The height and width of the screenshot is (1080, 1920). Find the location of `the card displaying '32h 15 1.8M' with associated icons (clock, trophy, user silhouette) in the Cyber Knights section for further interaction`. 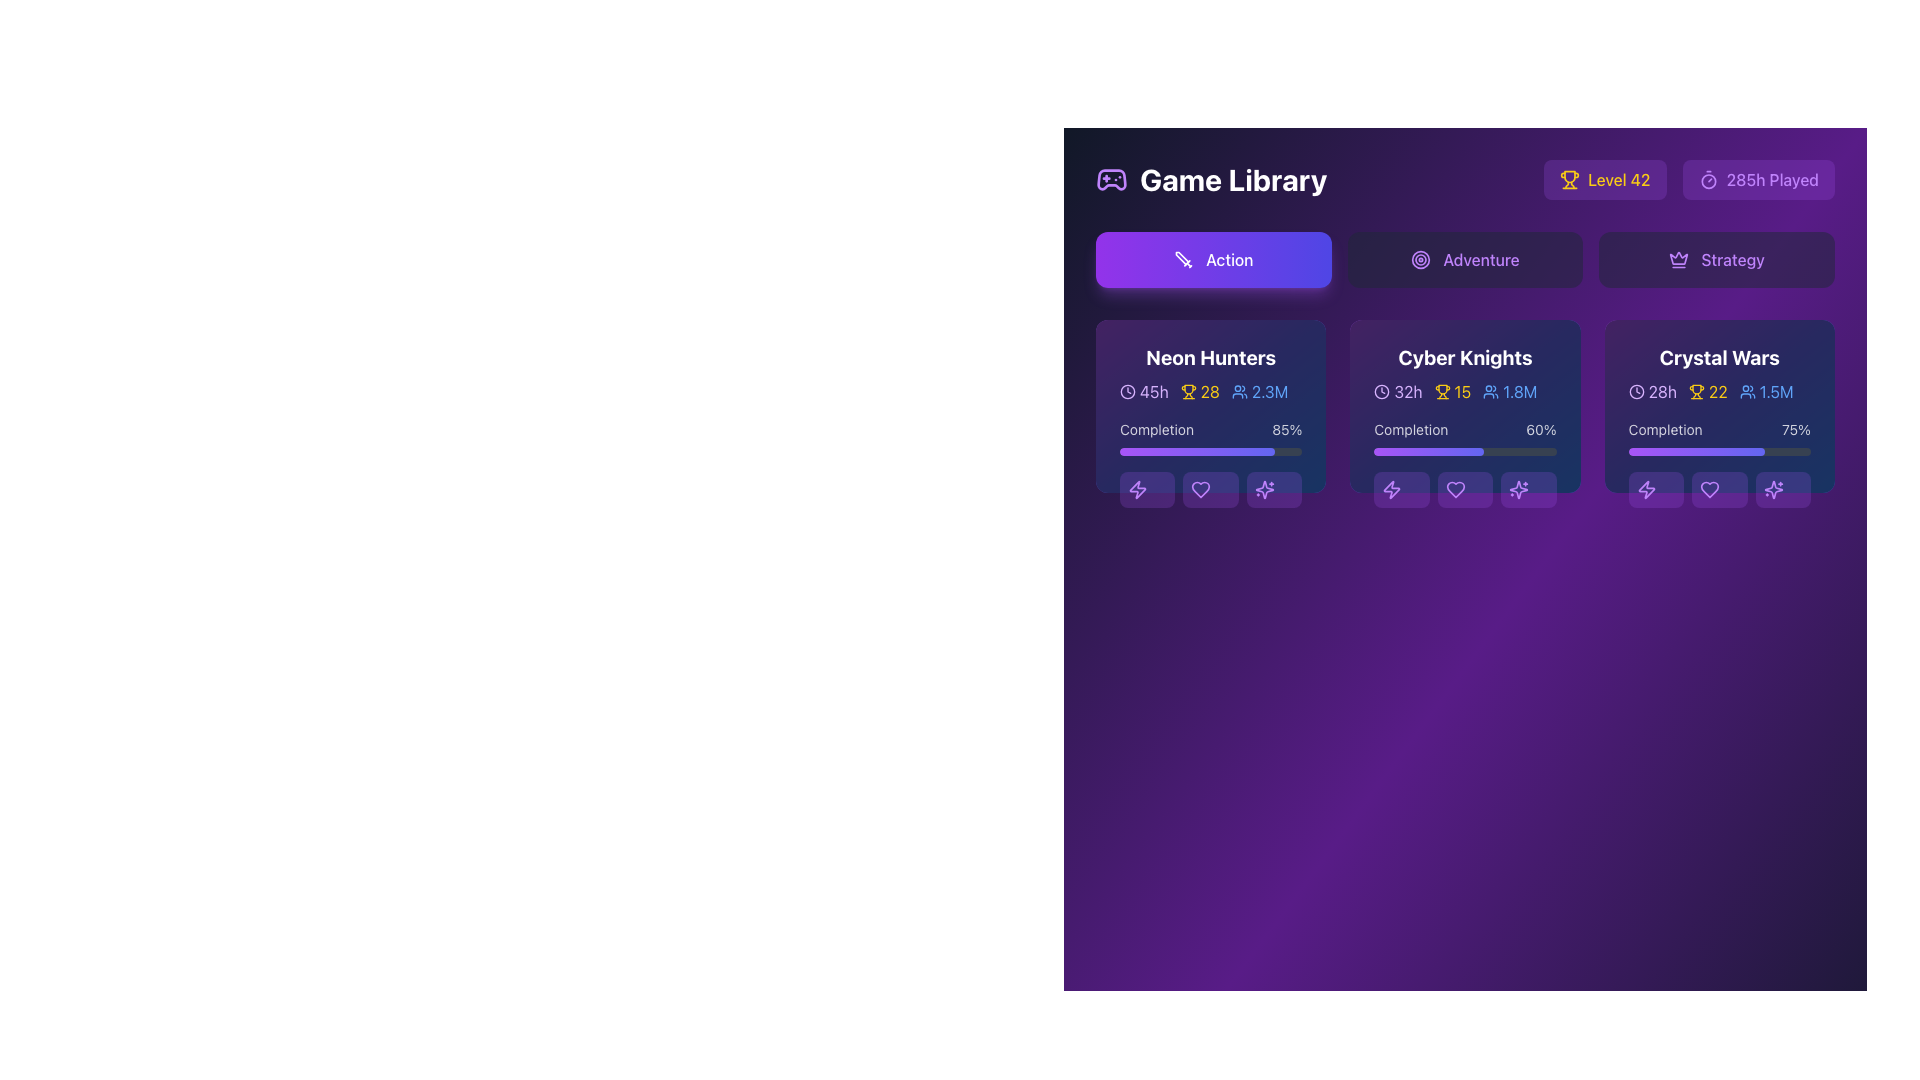

the card displaying '32h 15 1.8M' with associated icons (clock, trophy, user silhouette) in the Cyber Knights section for further interaction is located at coordinates (1465, 392).